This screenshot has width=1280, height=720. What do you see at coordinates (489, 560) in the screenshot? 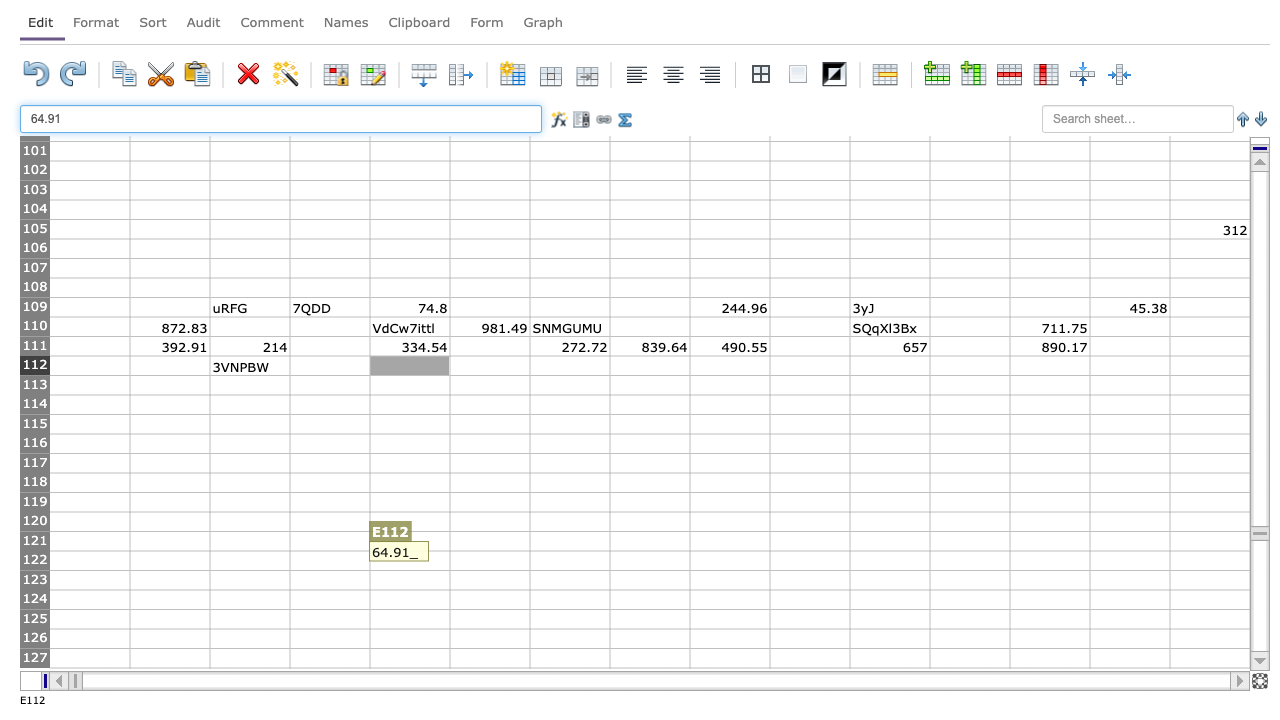
I see `F122` at bounding box center [489, 560].